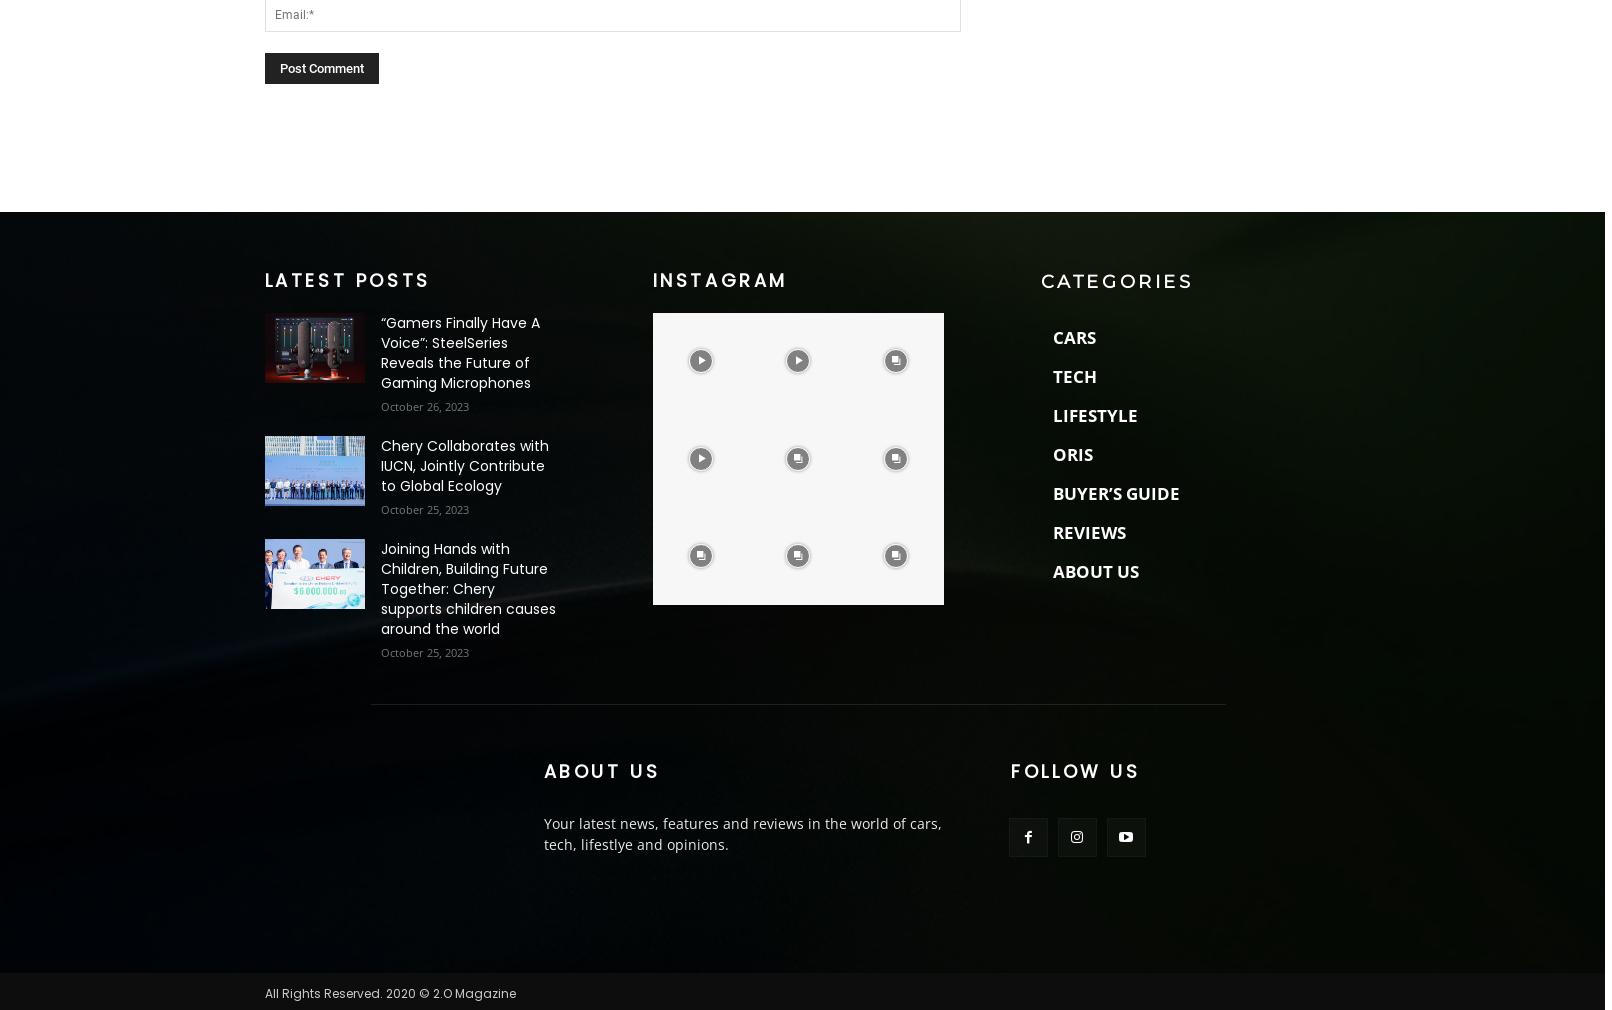 This screenshot has width=1612, height=1010. What do you see at coordinates (423, 405) in the screenshot?
I see `'October 26, 2023'` at bounding box center [423, 405].